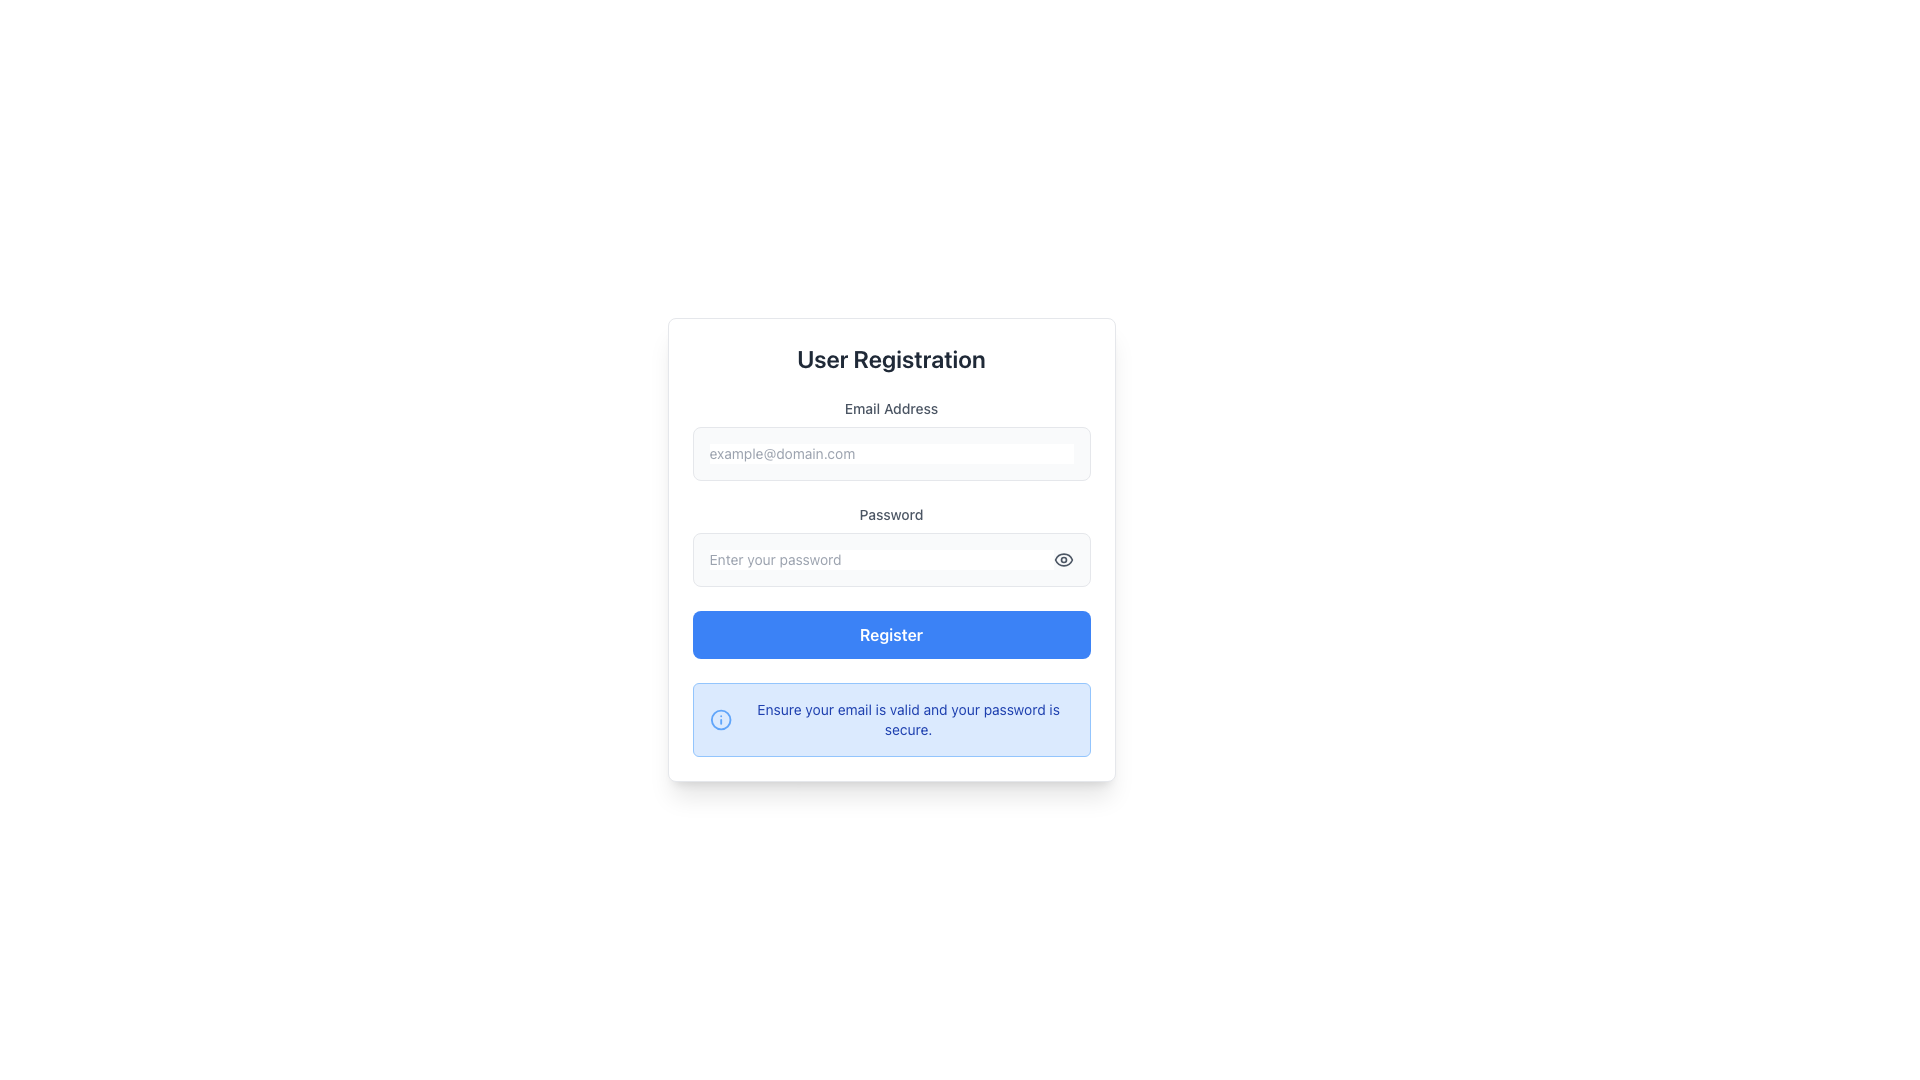  Describe the element at coordinates (880, 559) in the screenshot. I see `to select a portion of the text in the text input field labeled 'Password', which has a light gray background and contains the placeholder 'Enter your password'` at that location.